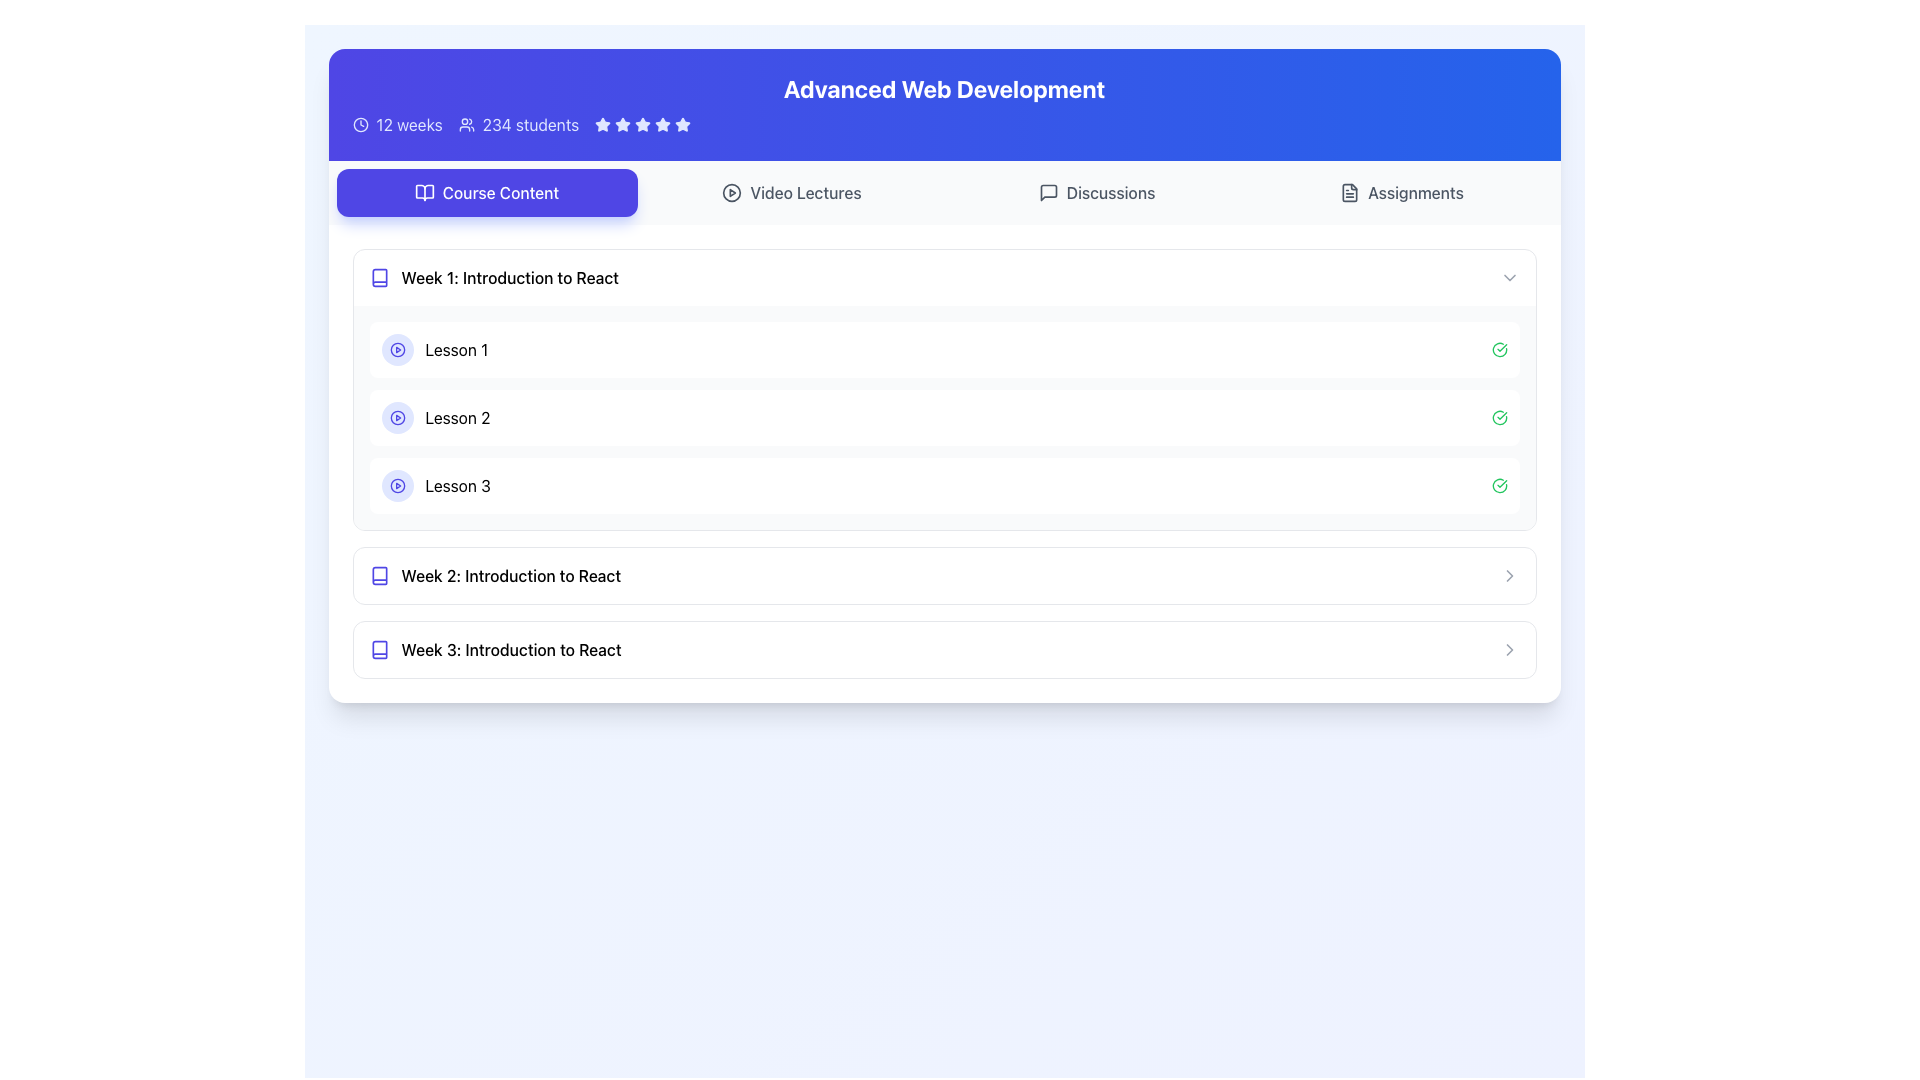 The width and height of the screenshot is (1920, 1080). Describe the element at coordinates (495, 575) in the screenshot. I see `the list item displaying 'Week 2: Introduction to React' with a blue book icon` at that location.